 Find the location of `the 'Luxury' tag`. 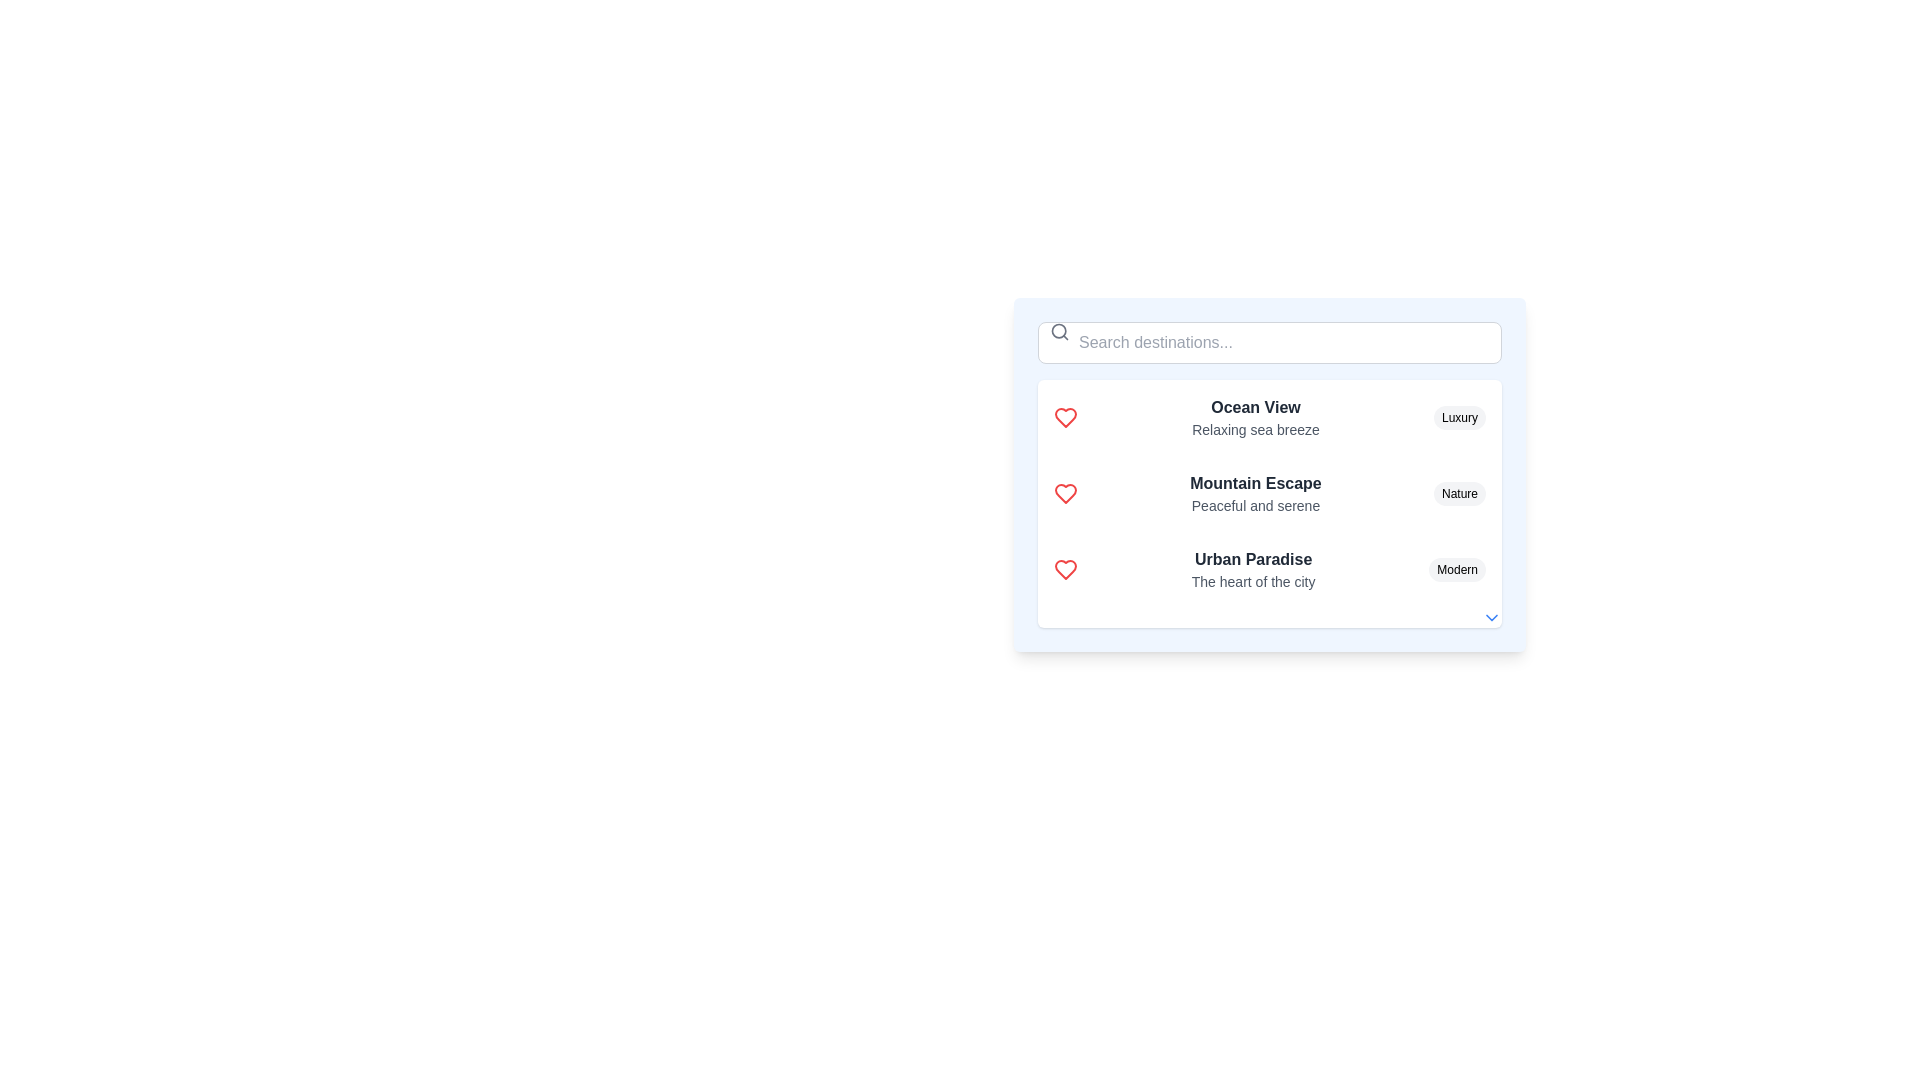

the 'Luxury' tag is located at coordinates (1459, 416).